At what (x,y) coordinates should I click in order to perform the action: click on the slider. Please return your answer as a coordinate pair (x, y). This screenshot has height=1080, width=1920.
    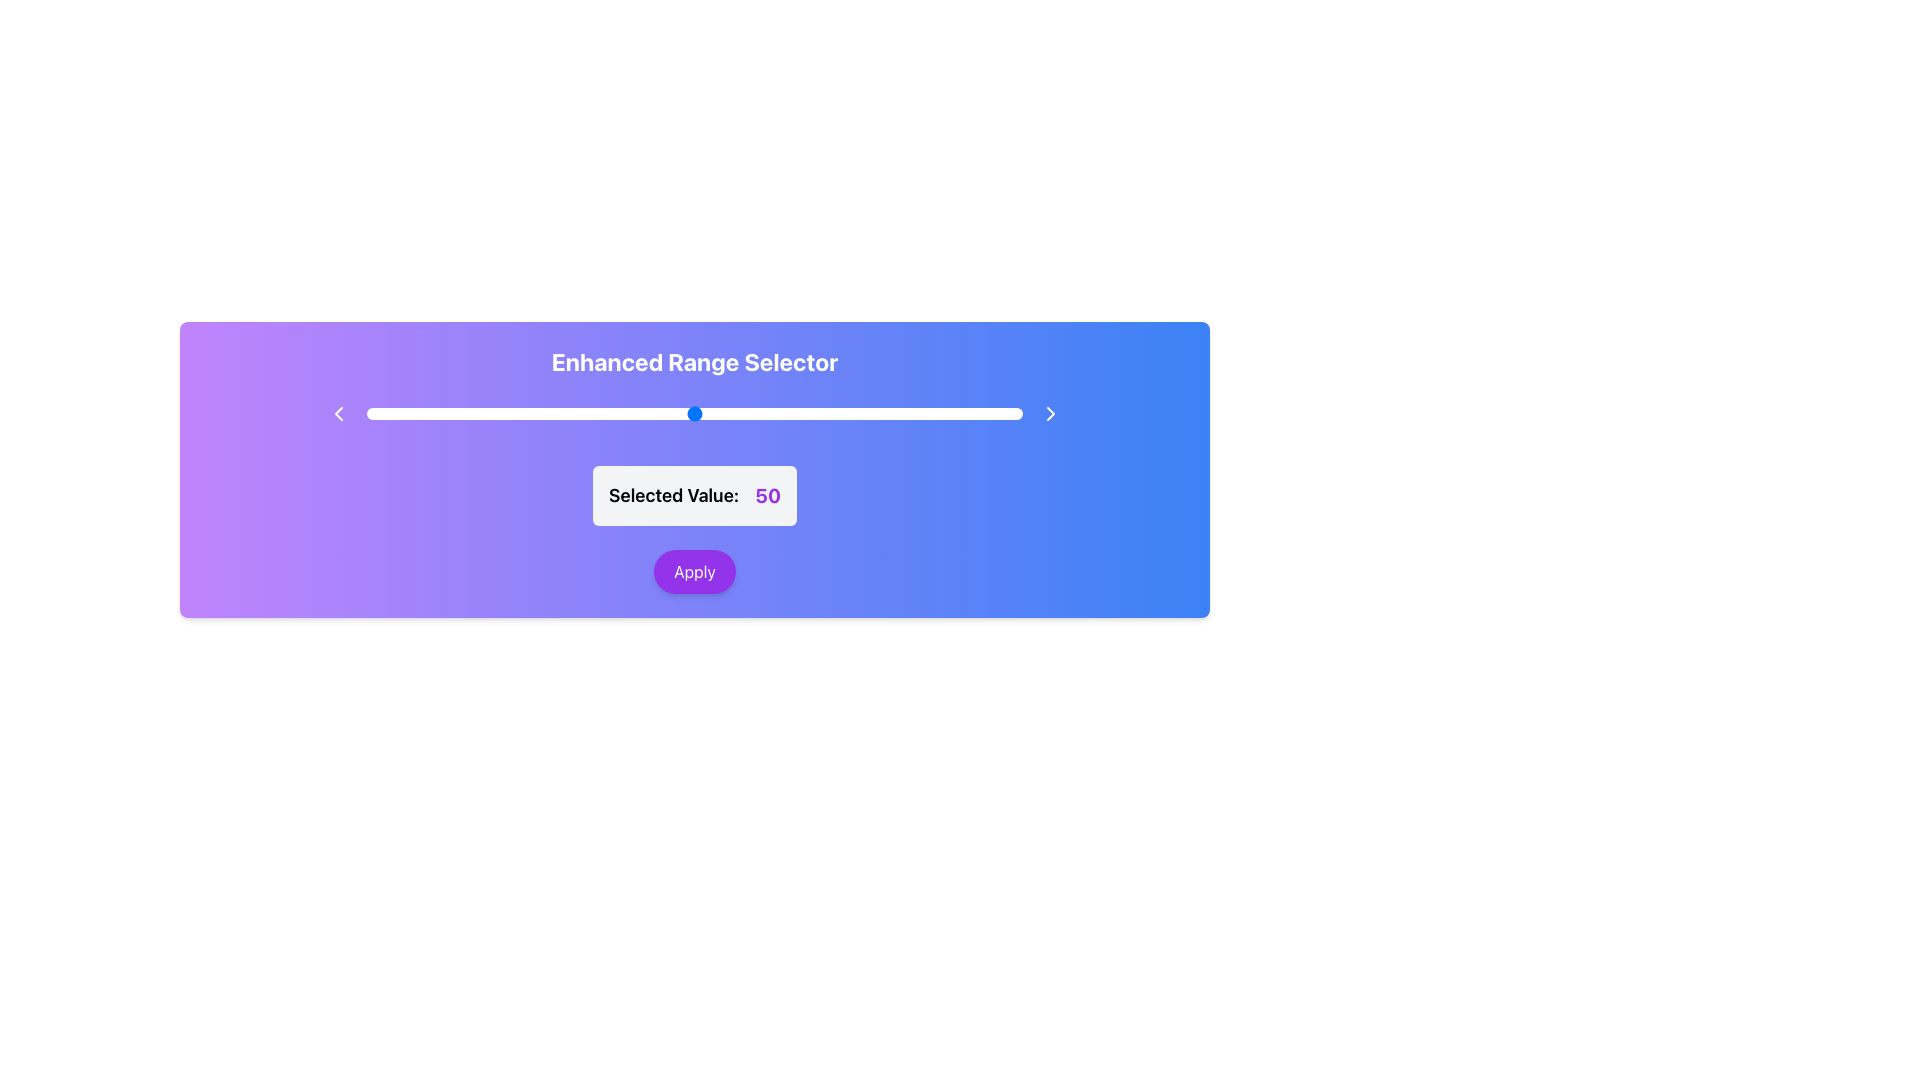
    Looking at the image, I should click on (785, 412).